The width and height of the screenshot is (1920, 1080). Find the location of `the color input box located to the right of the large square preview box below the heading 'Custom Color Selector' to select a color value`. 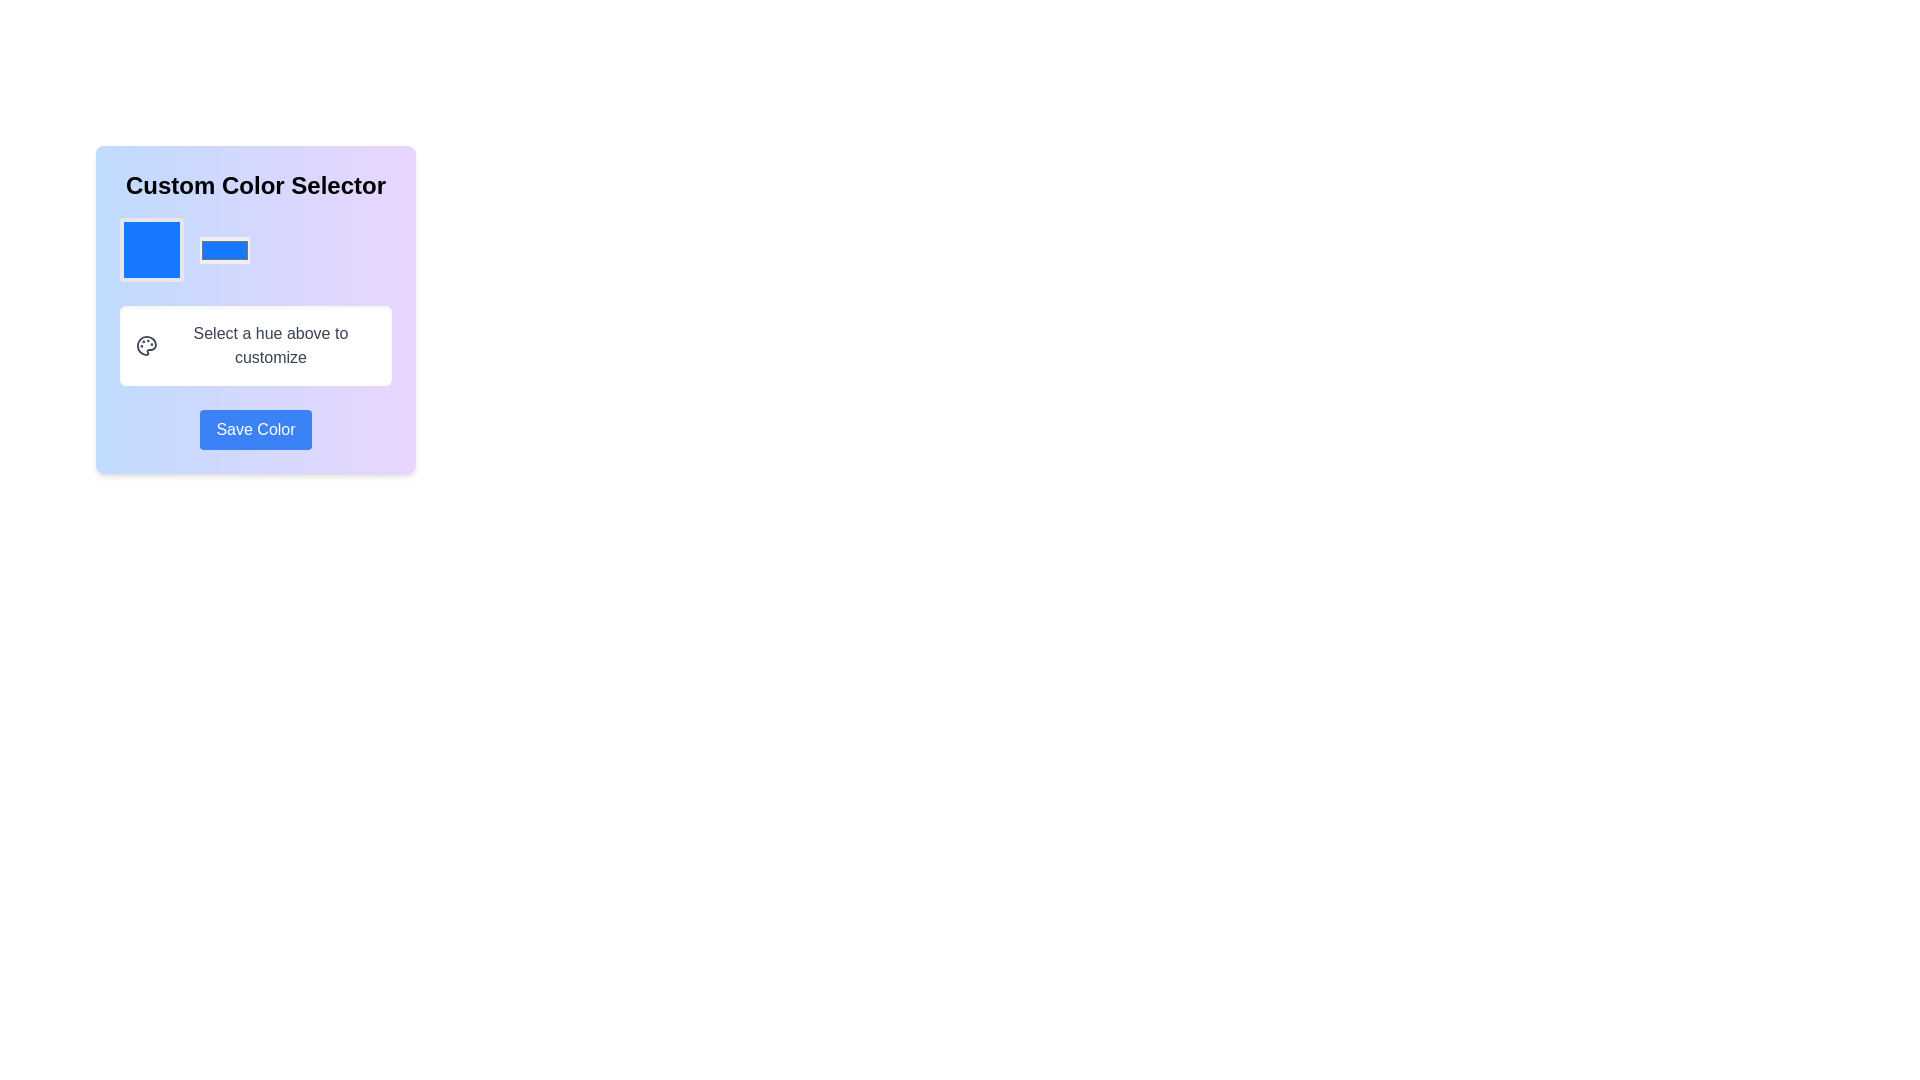

the color input box located to the right of the large square preview box below the heading 'Custom Color Selector' to select a color value is located at coordinates (225, 249).